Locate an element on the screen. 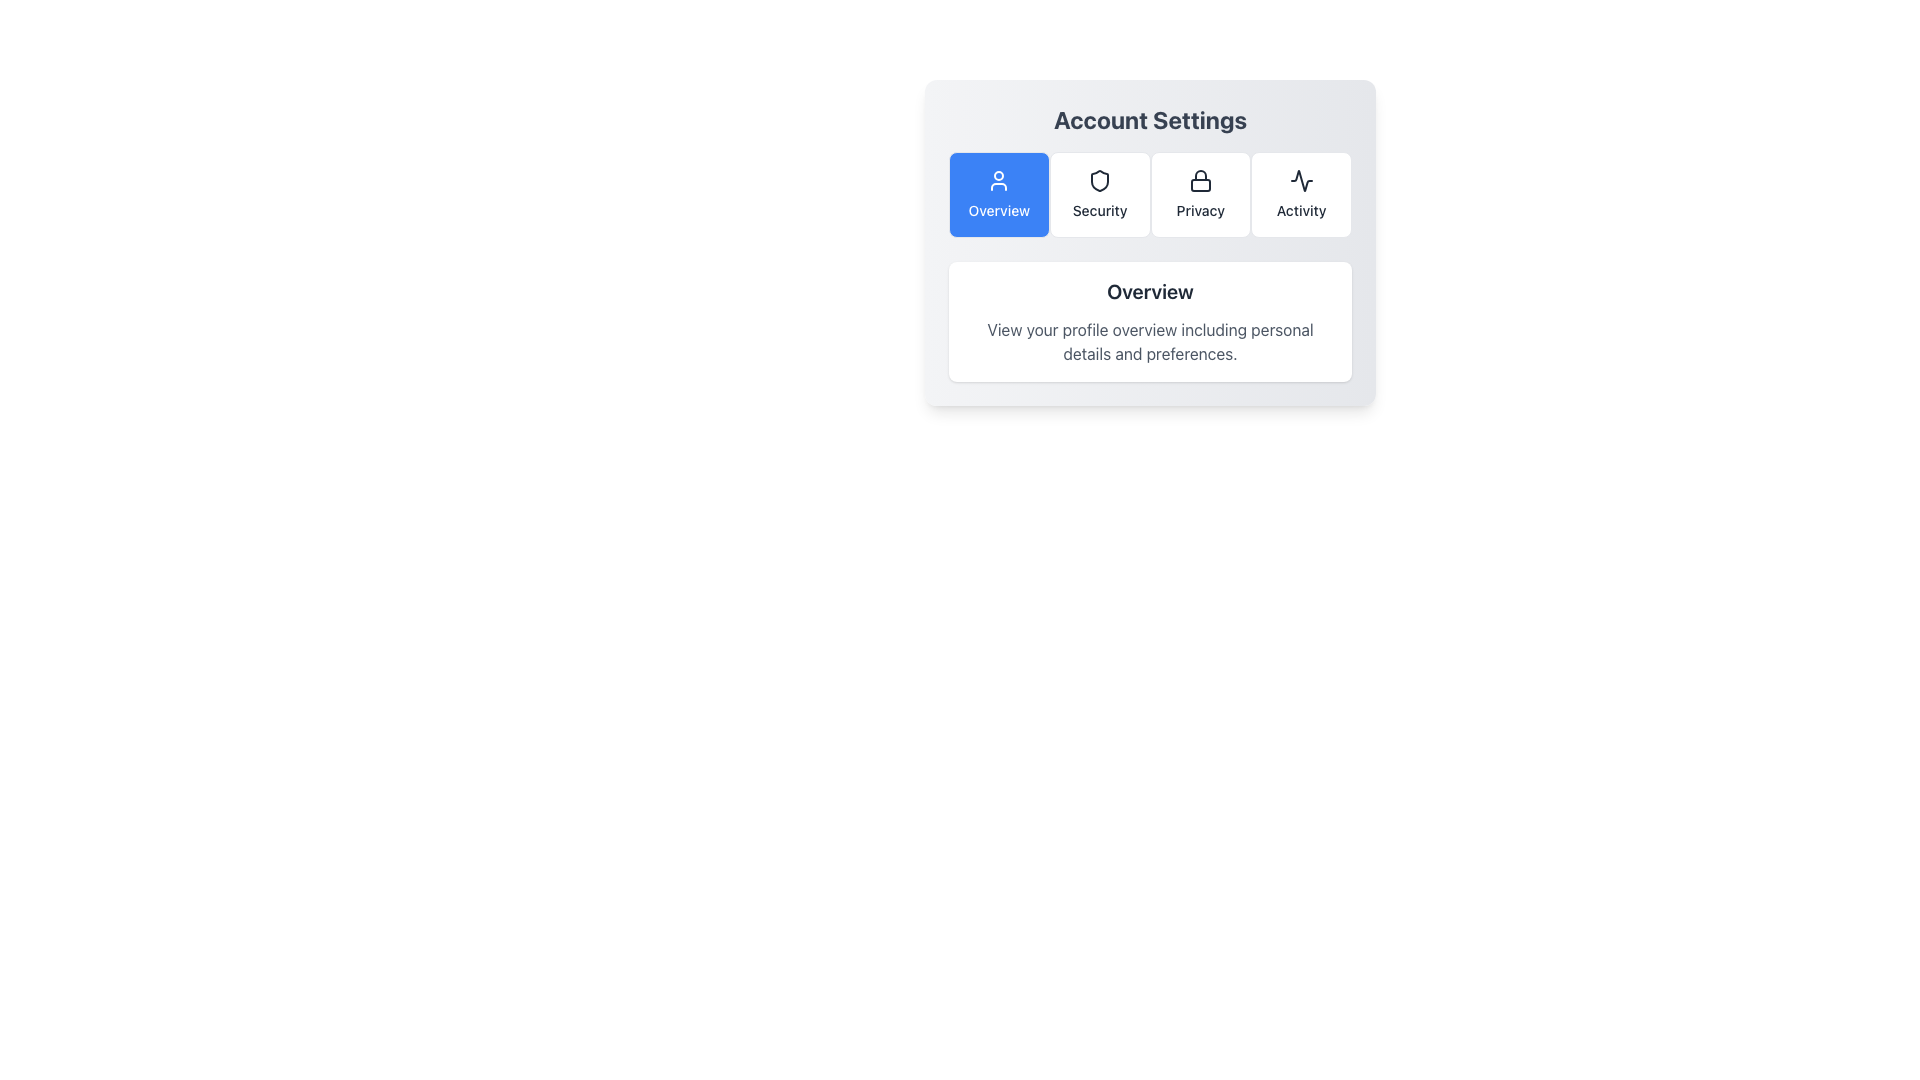  Text Label that serves as a heading for the profile overview section, situated above the descriptive text about viewing the profile overview is located at coordinates (1150, 292).